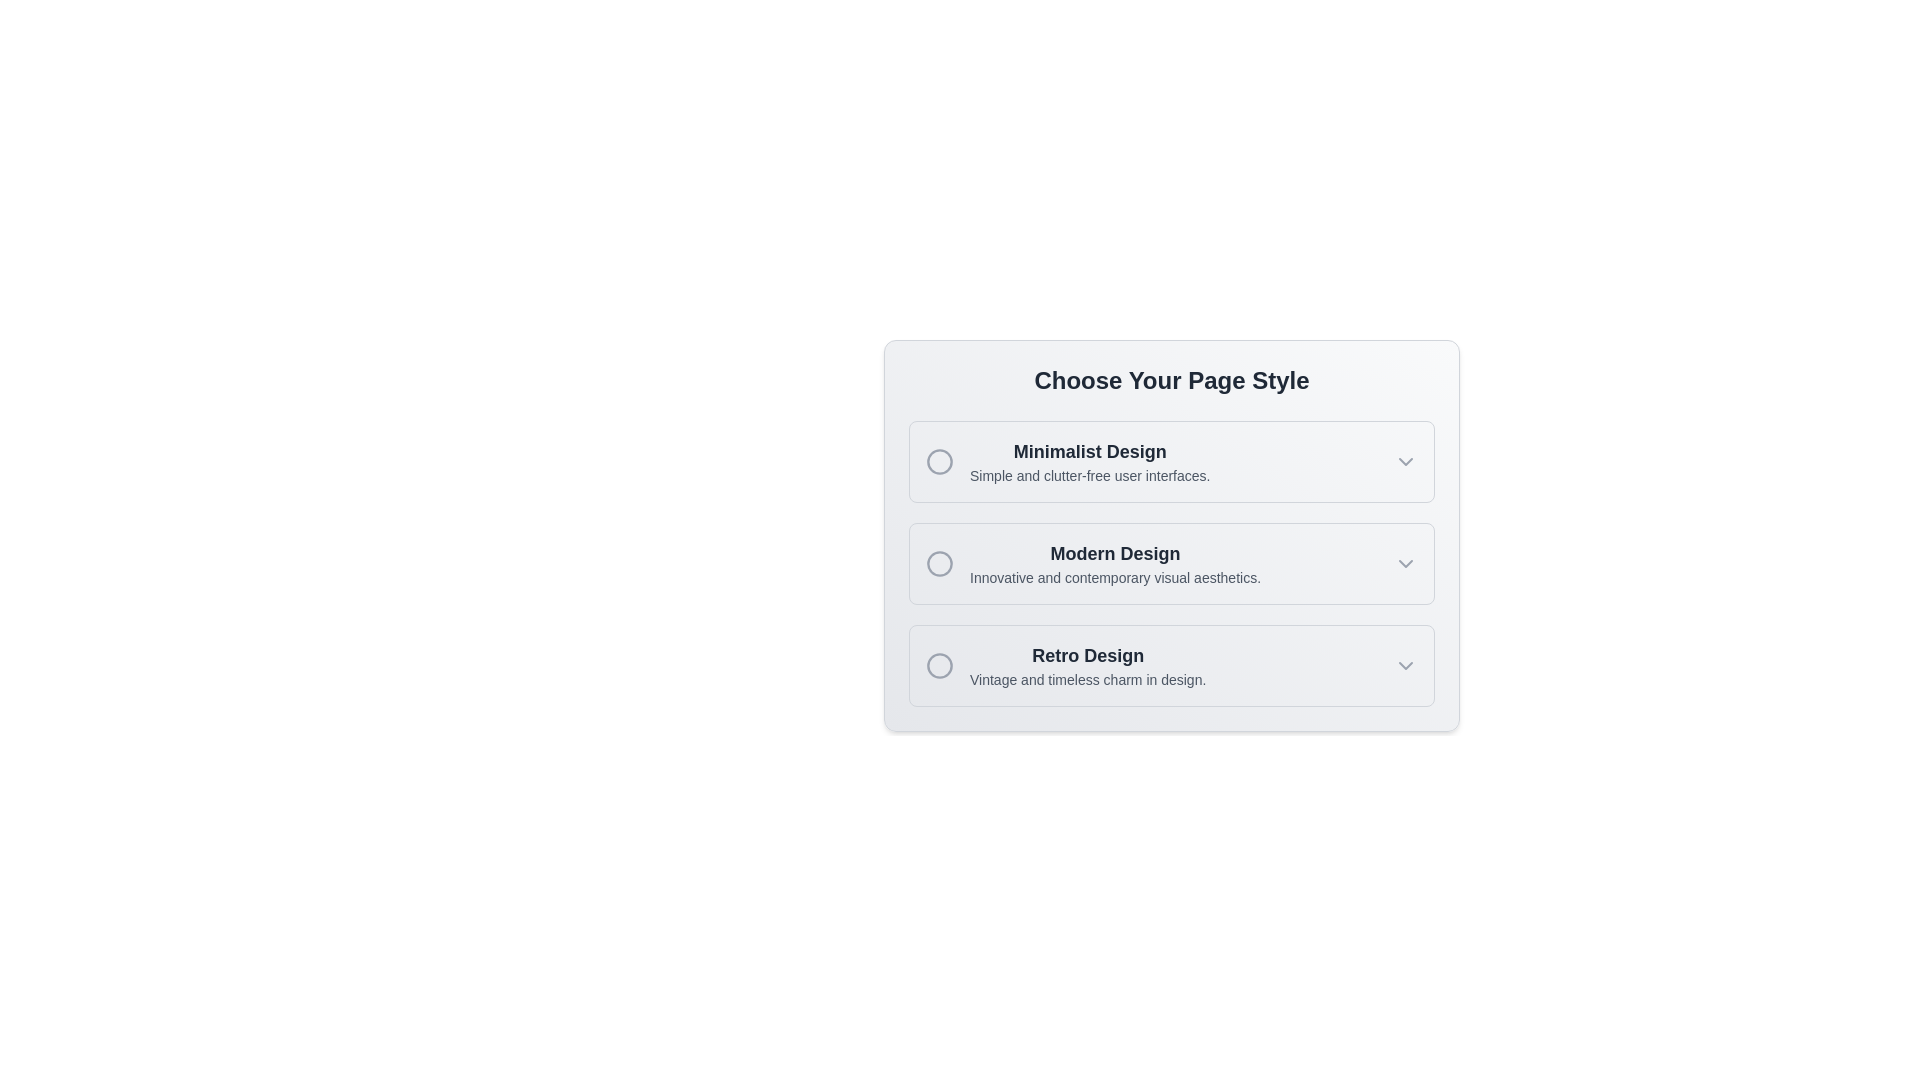  What do you see at coordinates (1114, 578) in the screenshot?
I see `the static text element that reads 'Innovative and contemporary visual aesthetics.' located beneath the title 'Modern Design'` at bounding box center [1114, 578].